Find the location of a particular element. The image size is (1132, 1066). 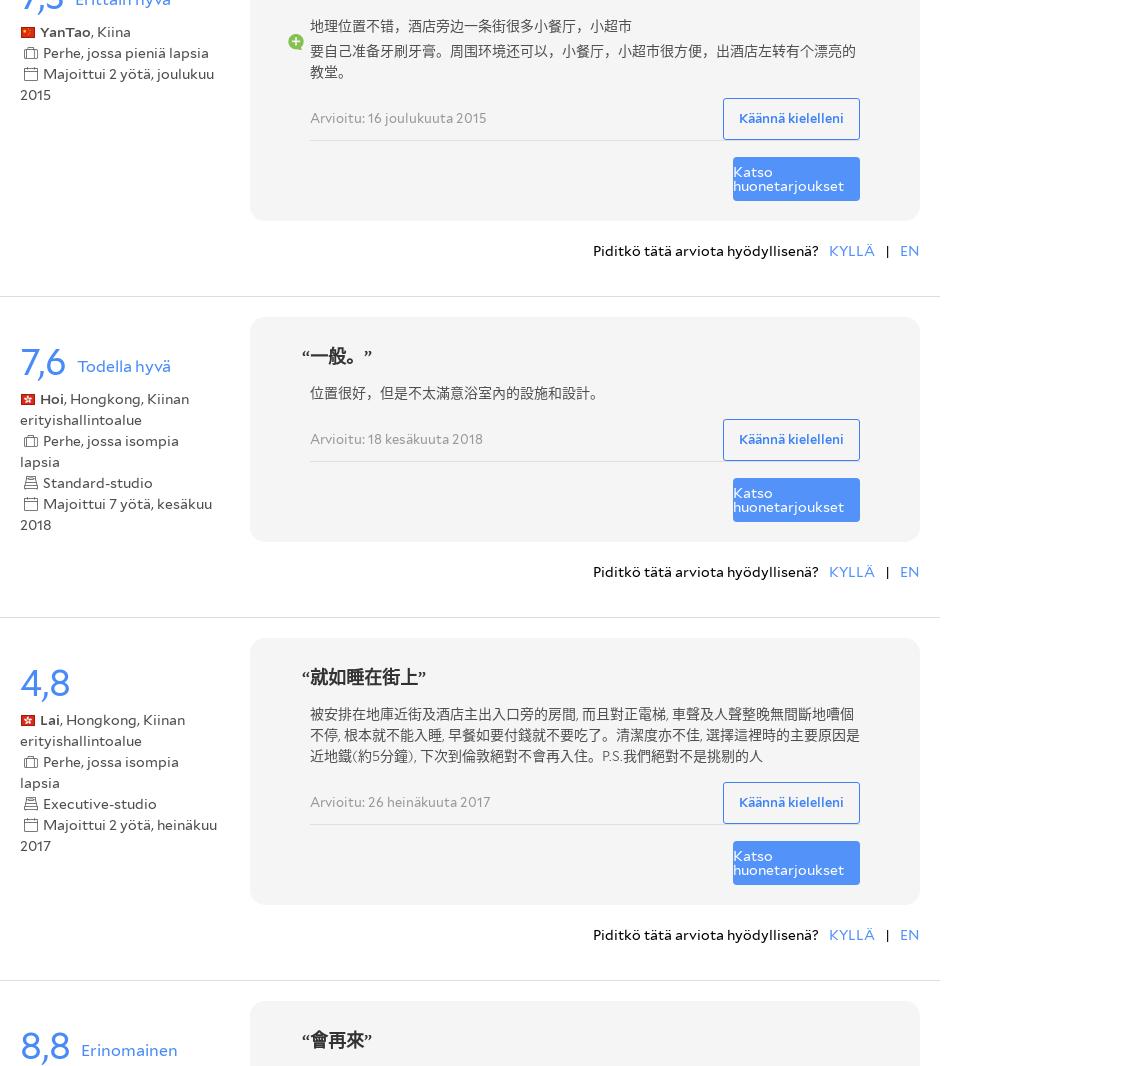

'Erinomainen' is located at coordinates (128, 1049).